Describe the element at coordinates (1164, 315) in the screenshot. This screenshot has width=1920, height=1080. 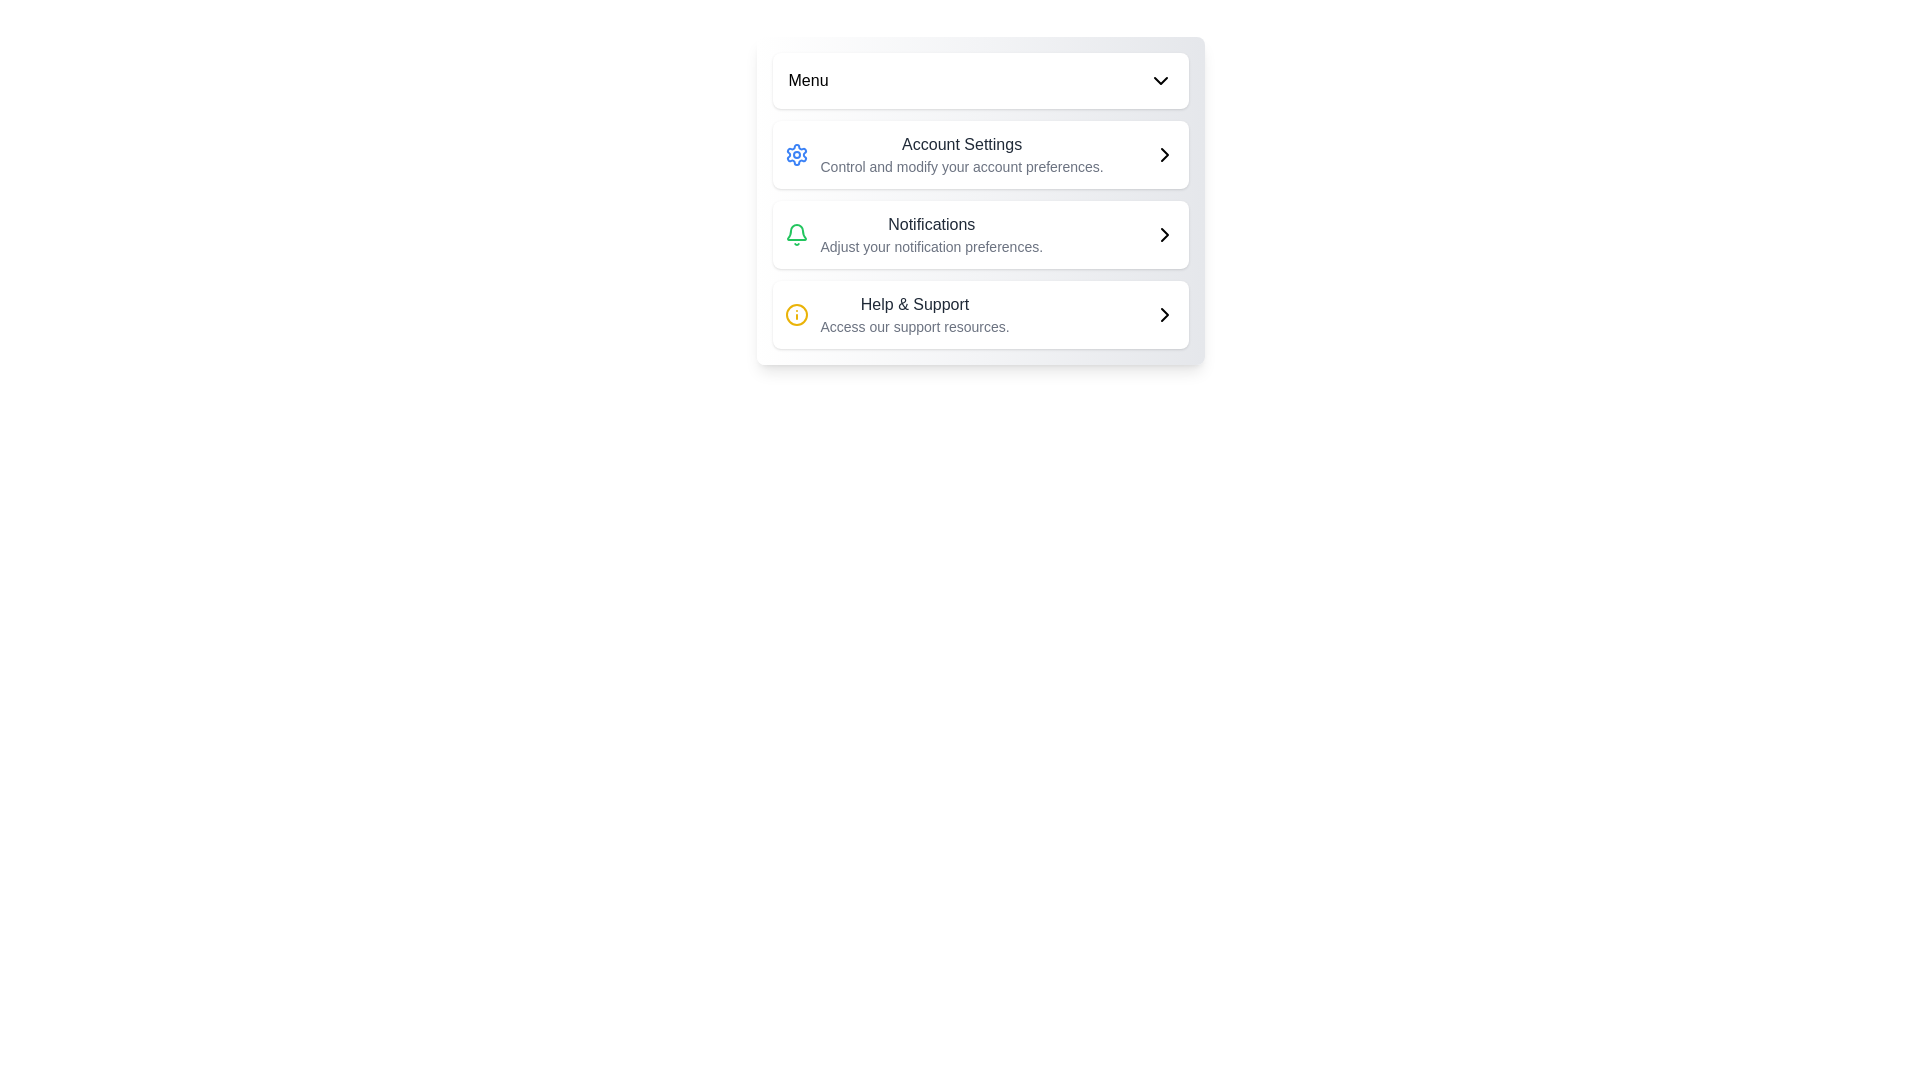
I see `the right-facing chevron icon in the Help & Support section of the menu` at that location.